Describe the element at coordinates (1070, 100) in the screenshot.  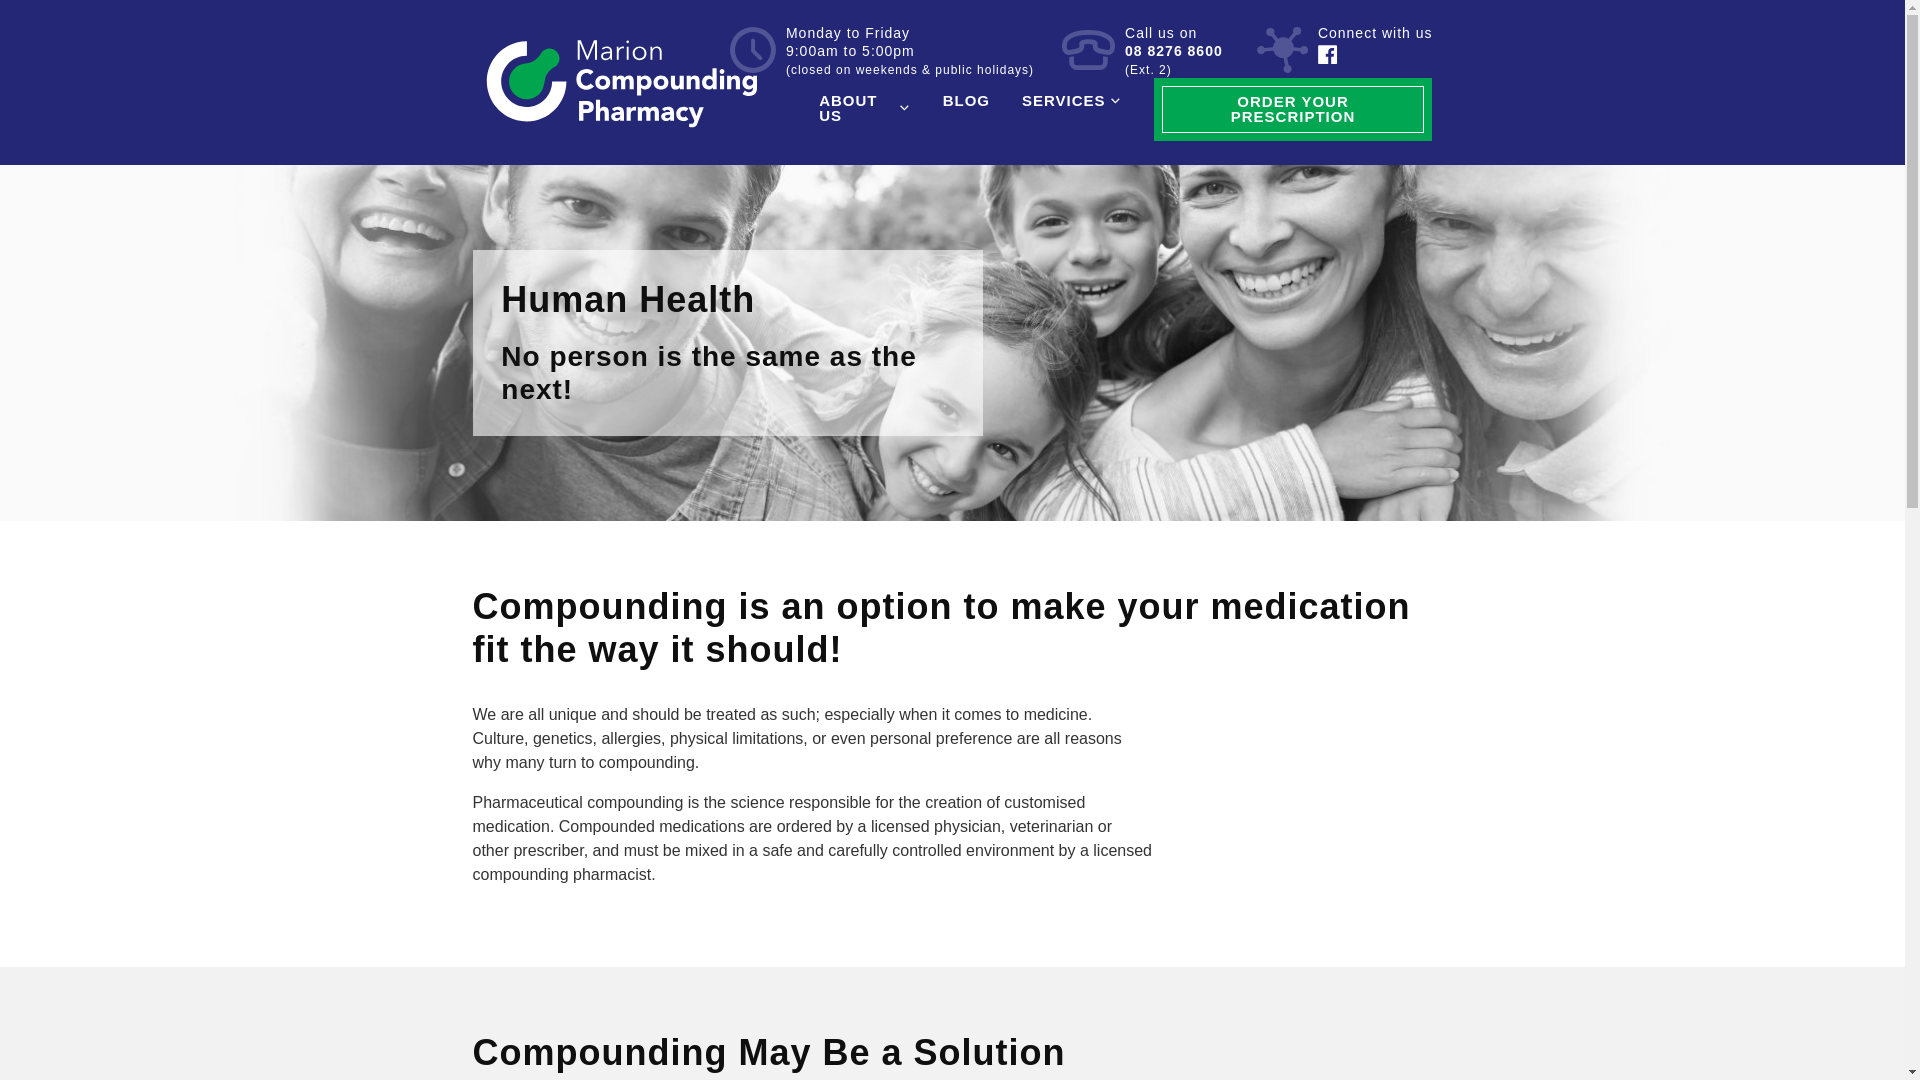
I see `'SERVICES'` at that location.